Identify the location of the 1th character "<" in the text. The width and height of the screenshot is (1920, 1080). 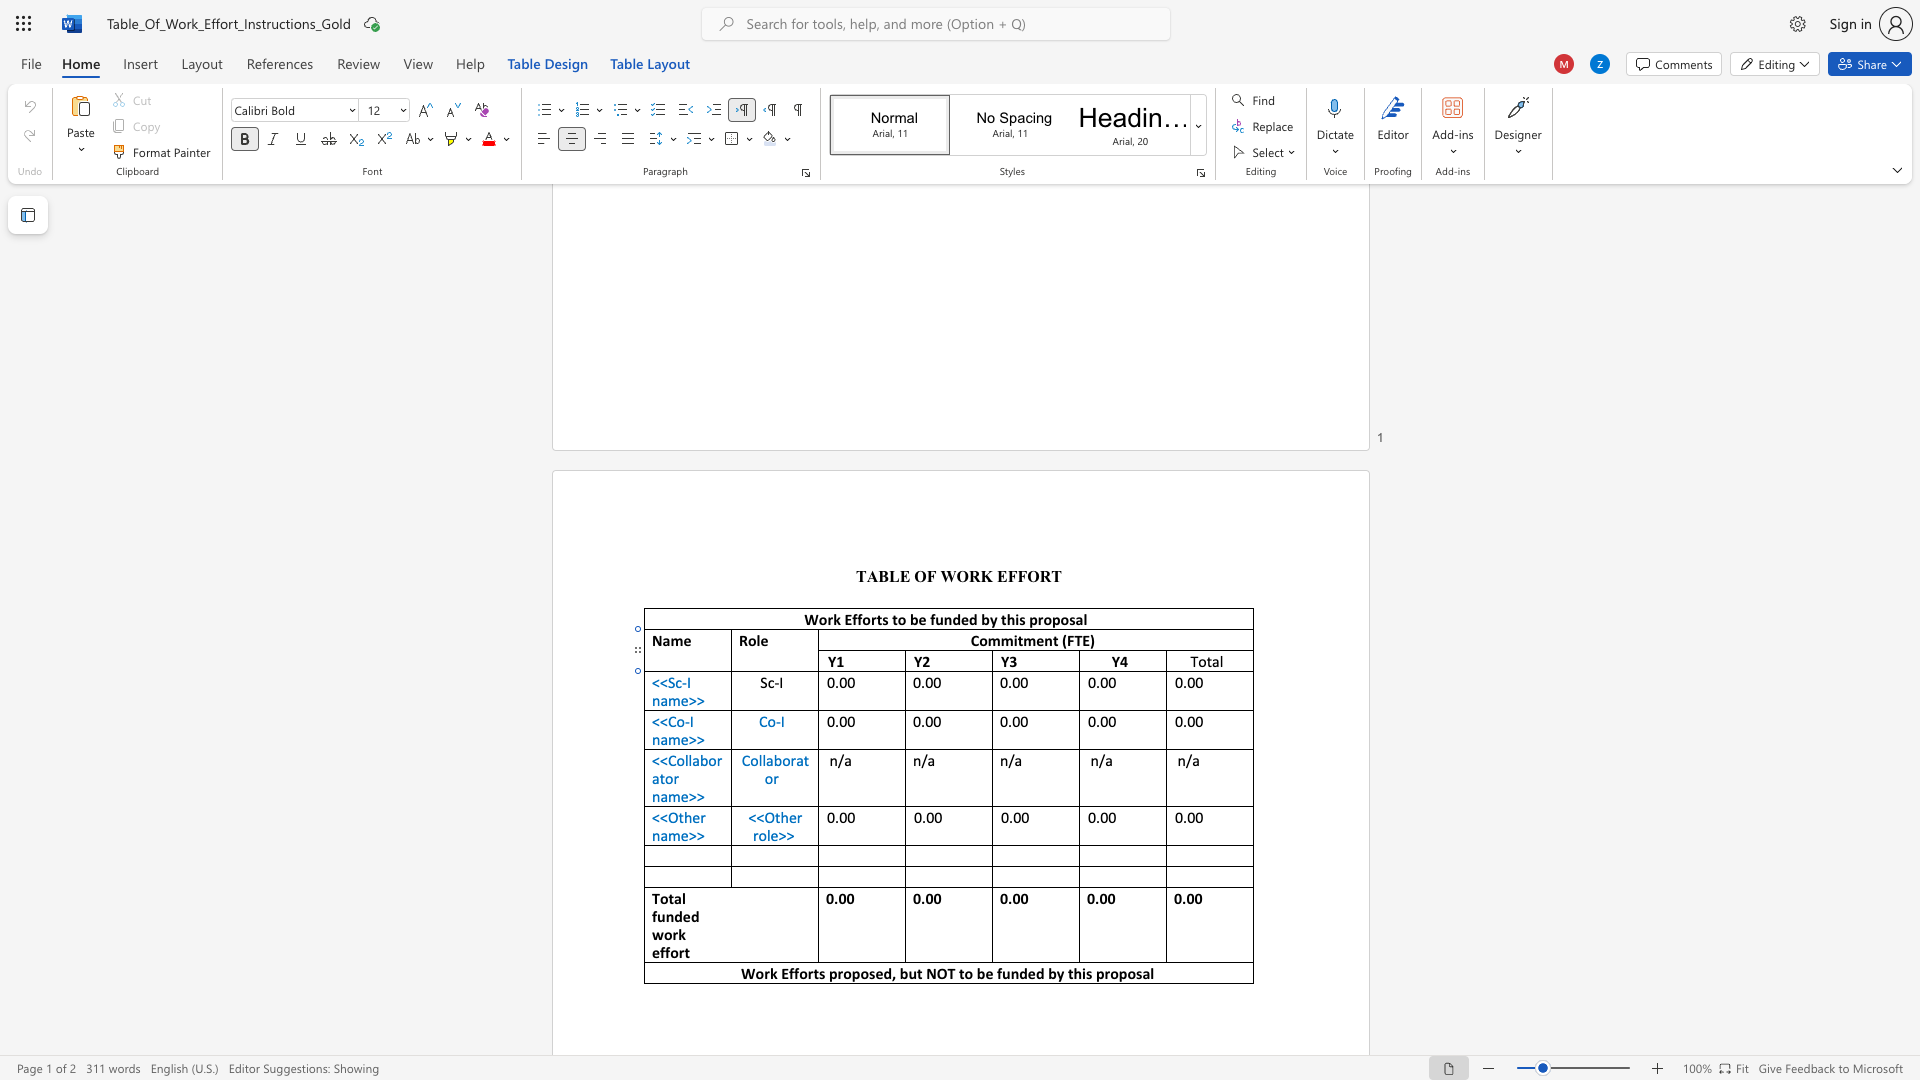
(656, 681).